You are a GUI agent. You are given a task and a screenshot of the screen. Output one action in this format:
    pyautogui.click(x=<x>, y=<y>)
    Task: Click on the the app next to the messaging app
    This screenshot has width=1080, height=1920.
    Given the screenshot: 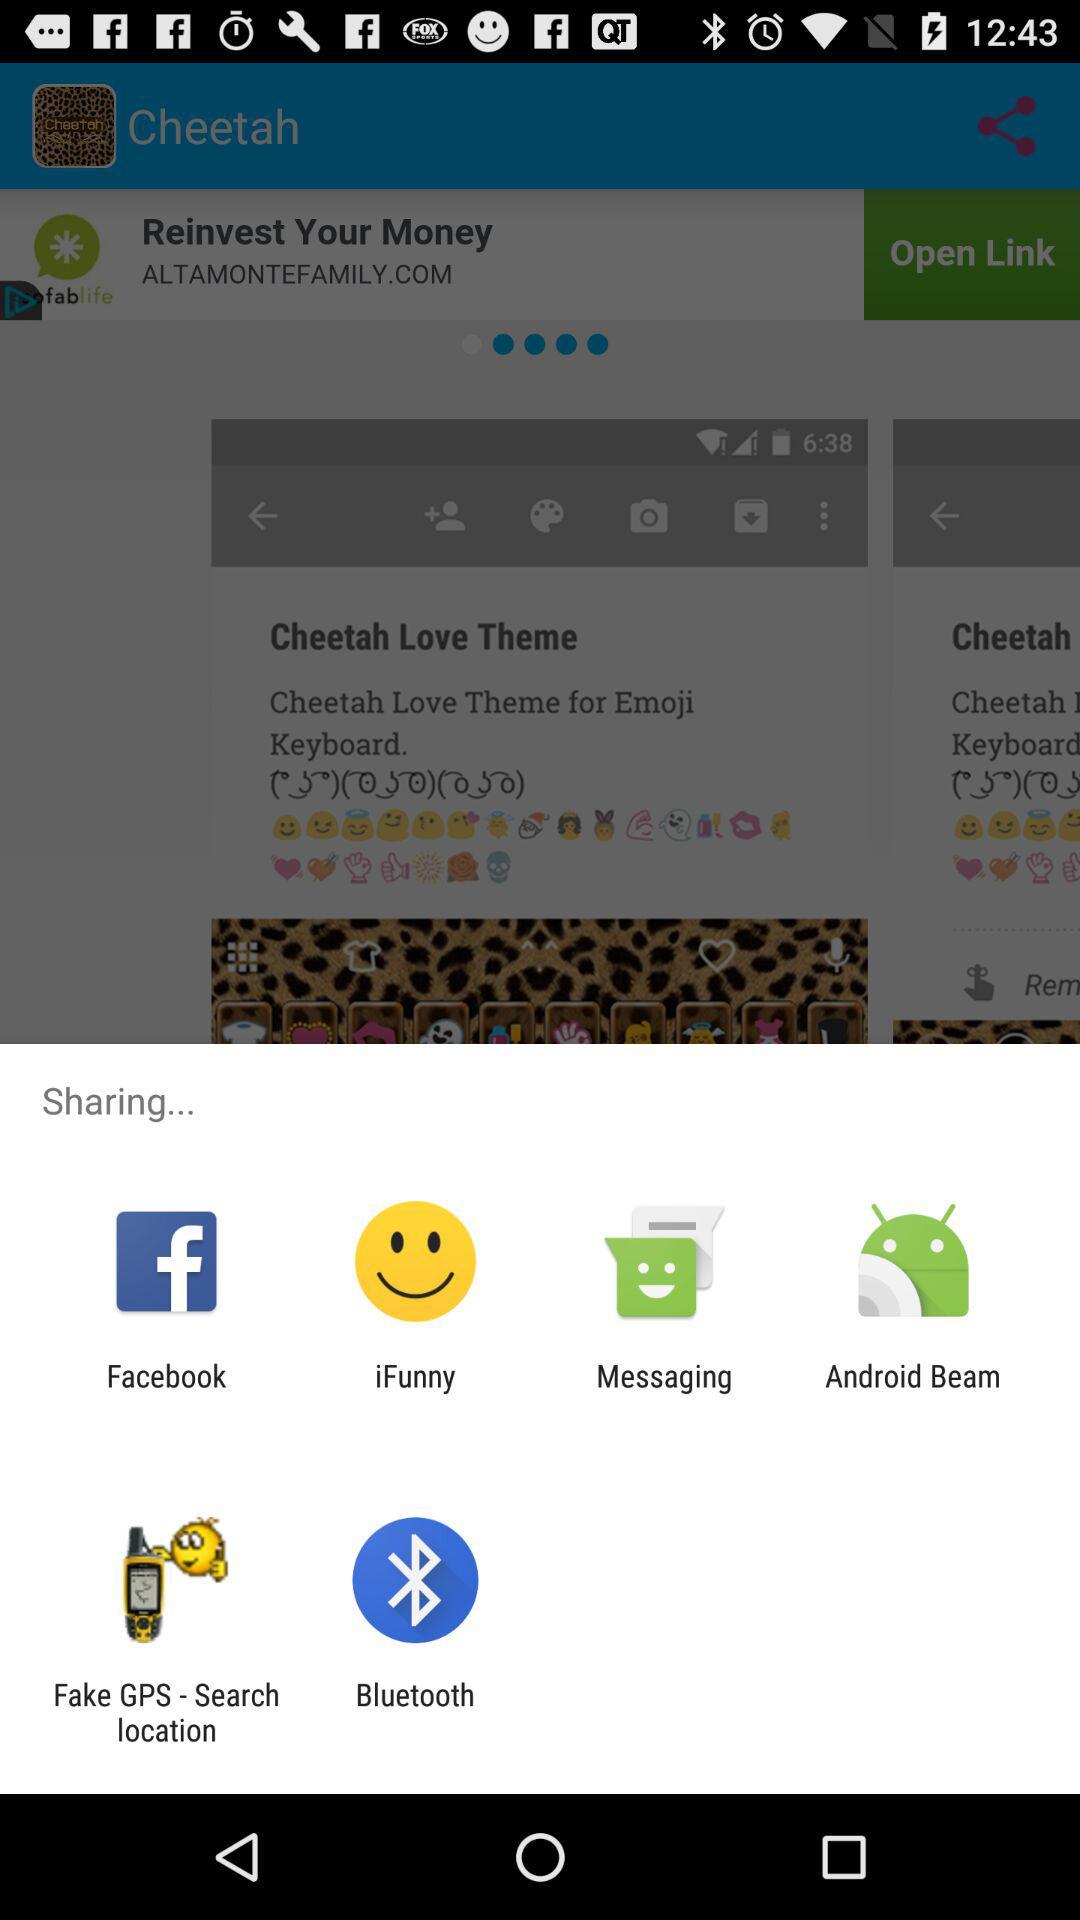 What is the action you would take?
    pyautogui.click(x=913, y=1392)
    